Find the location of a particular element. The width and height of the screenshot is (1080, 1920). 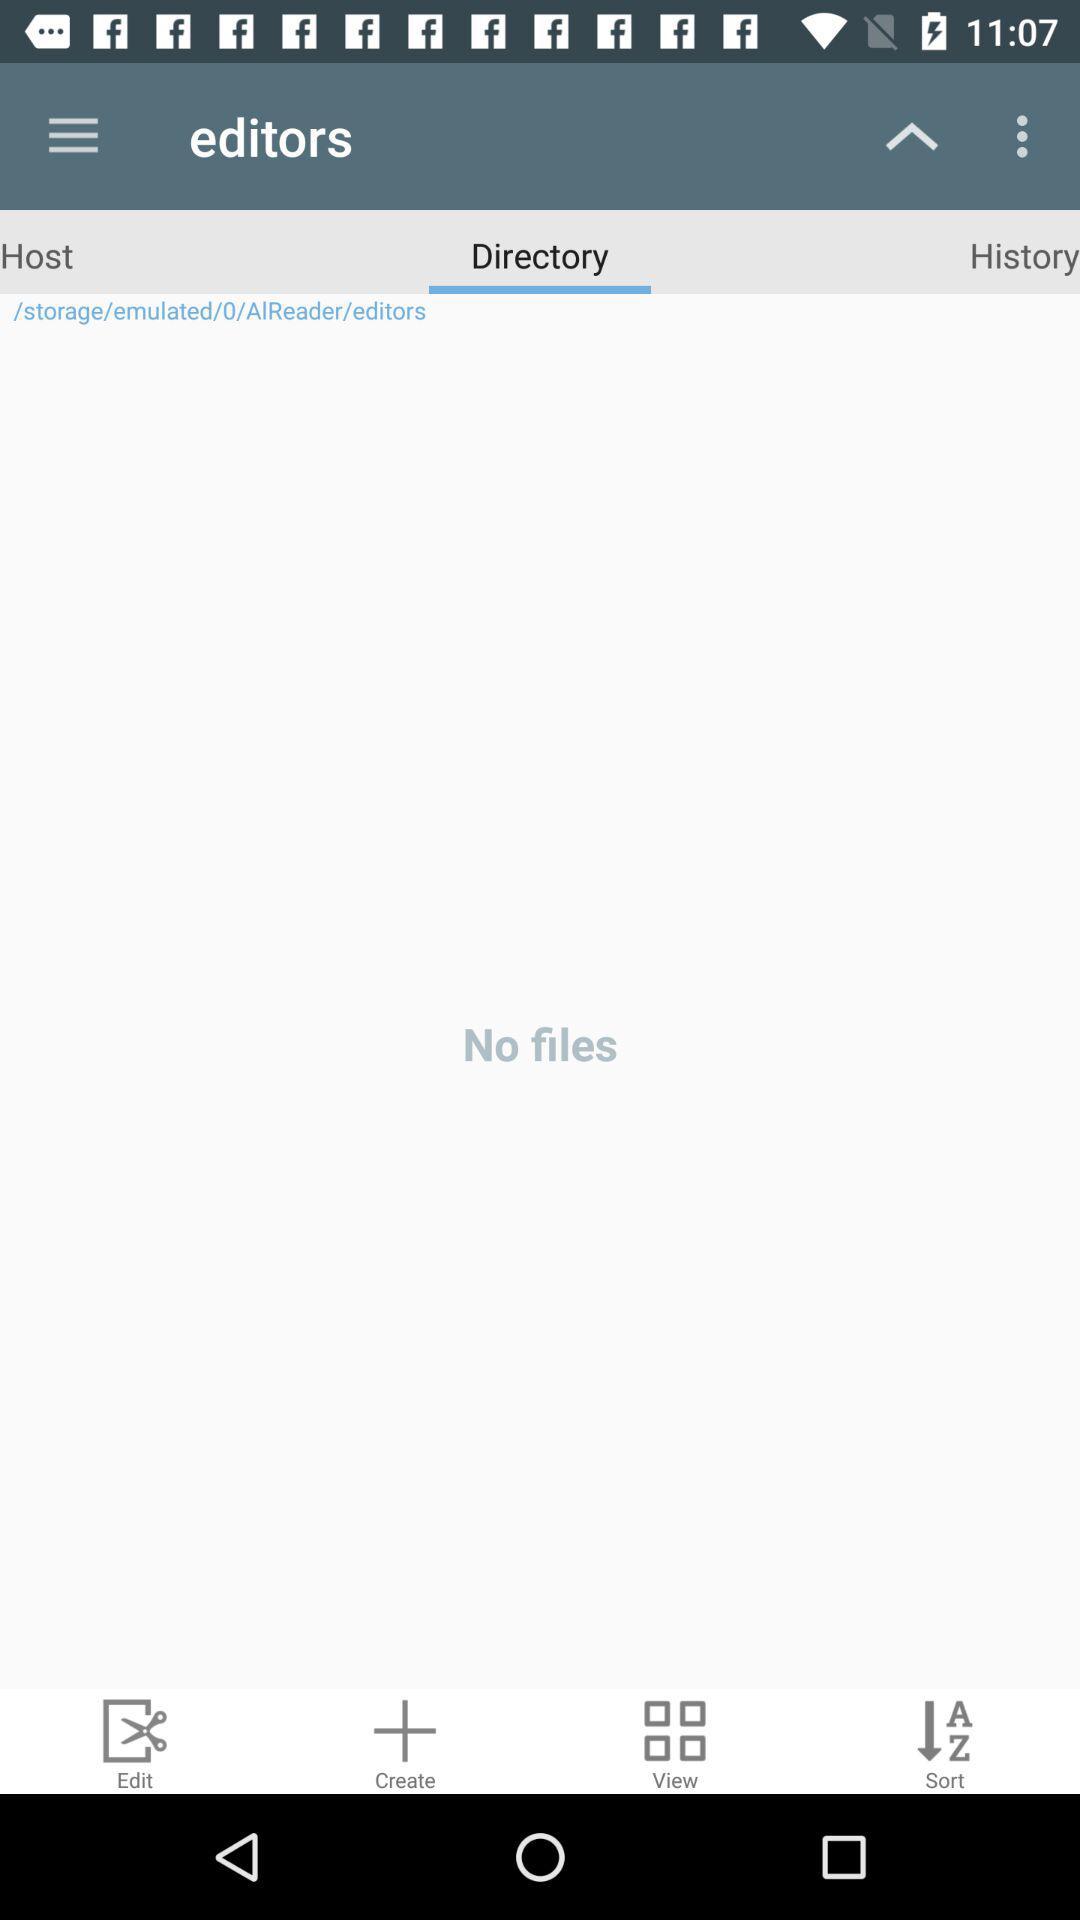

item to the left of the directory icon is located at coordinates (36, 253).